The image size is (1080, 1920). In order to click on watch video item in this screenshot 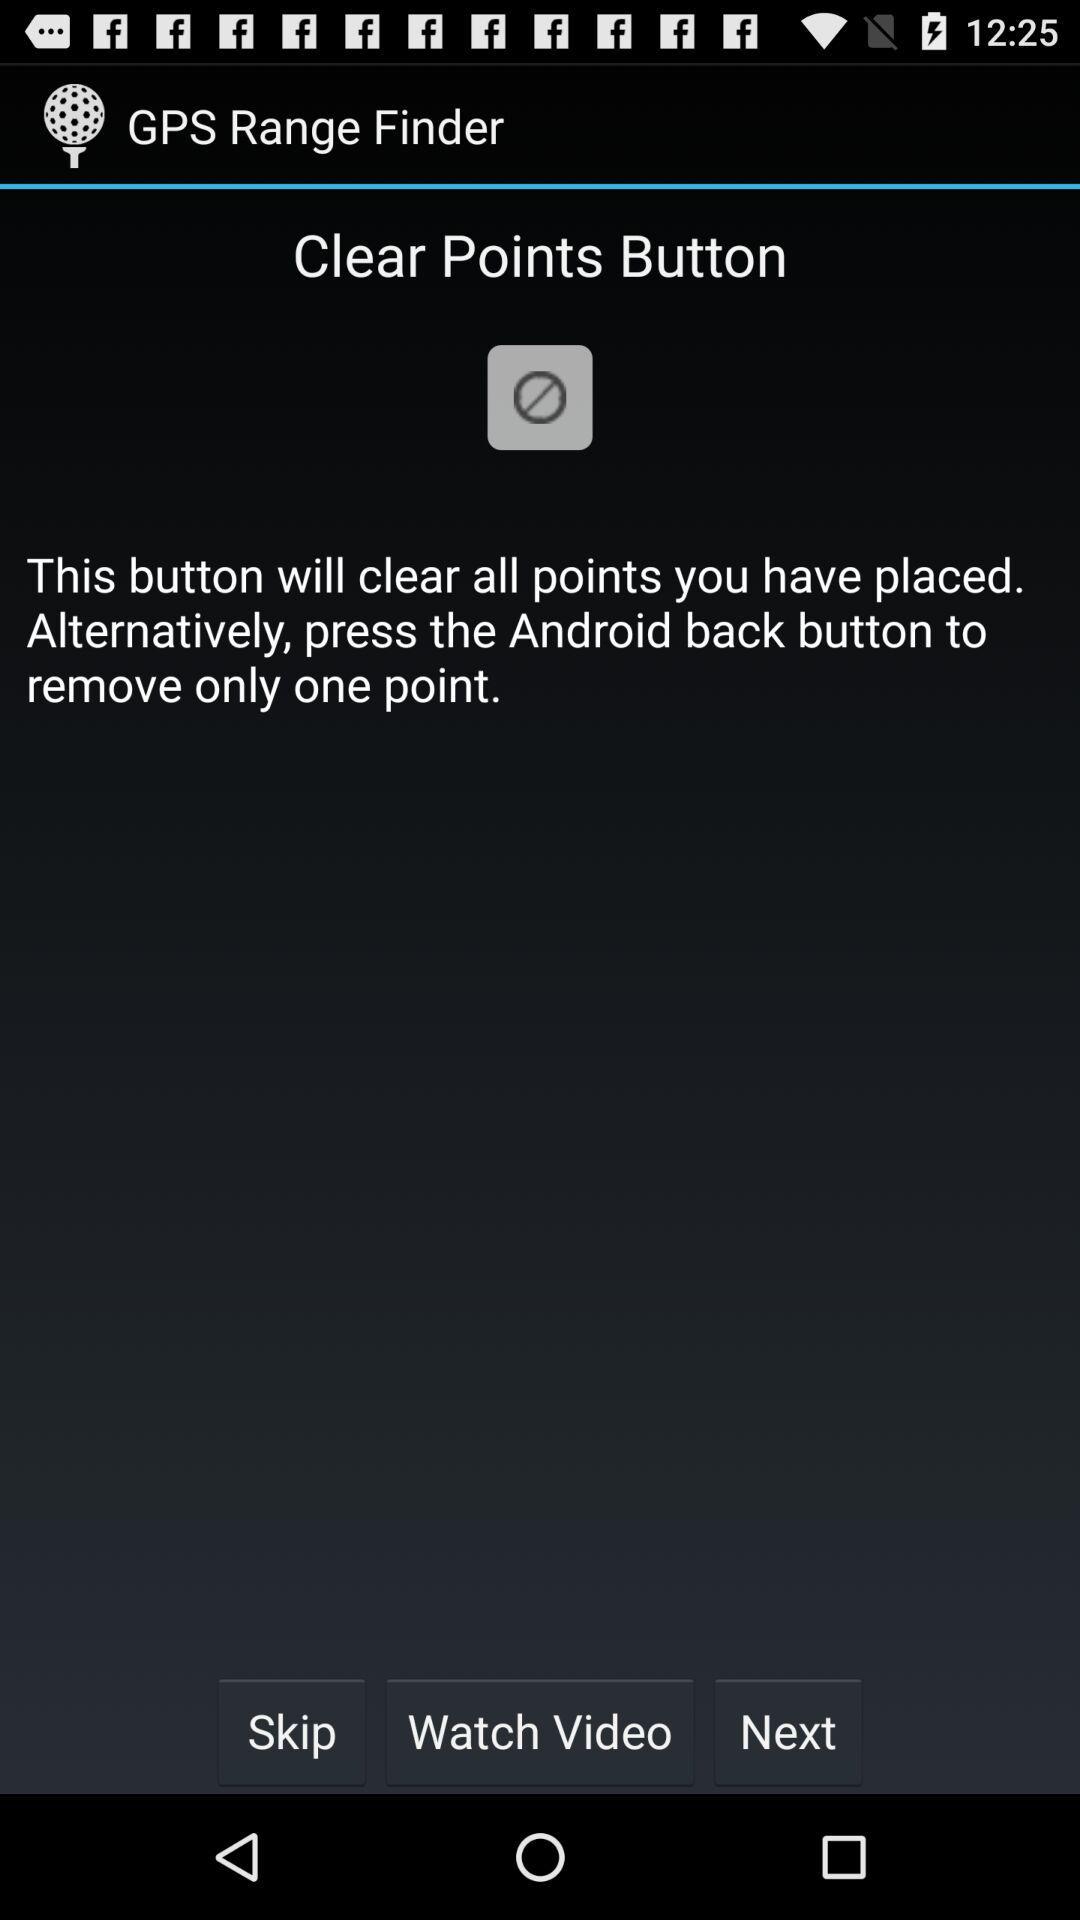, I will do `click(540, 1730)`.